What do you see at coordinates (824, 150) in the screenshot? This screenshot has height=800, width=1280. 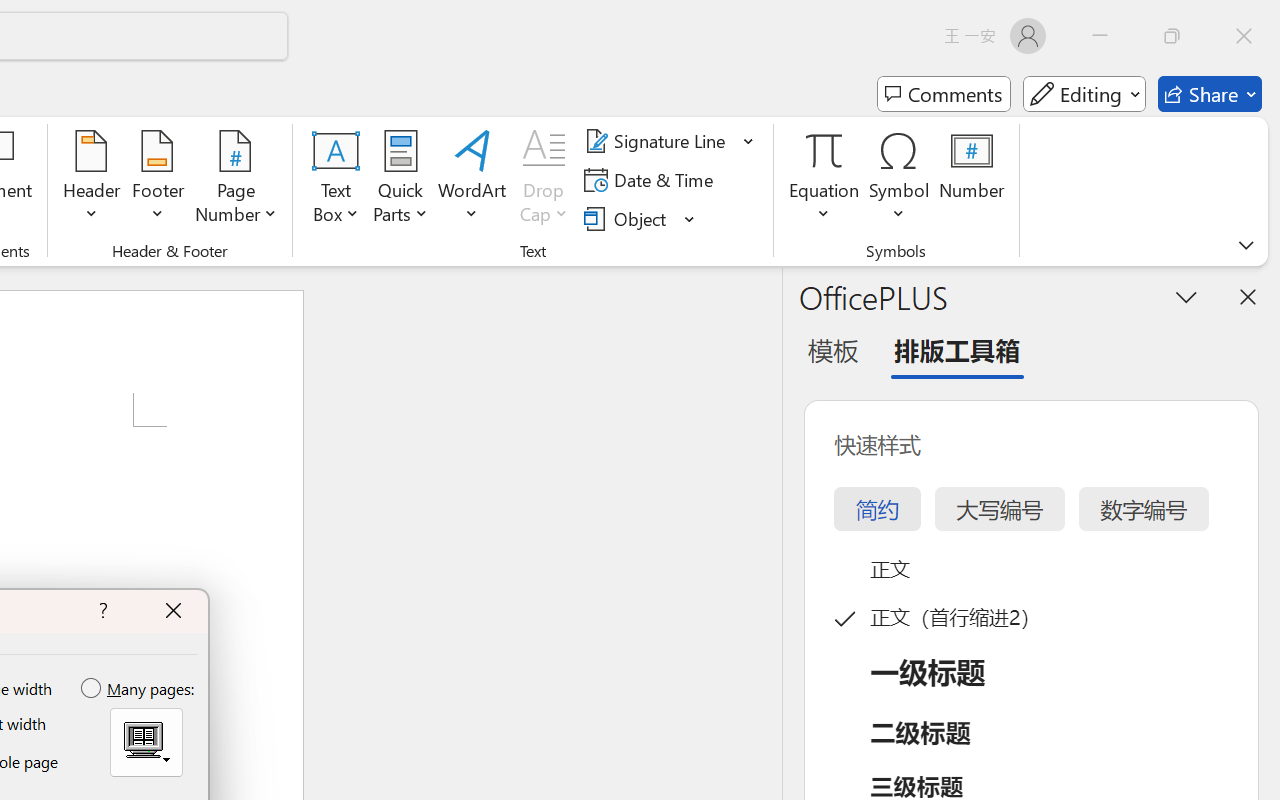 I see `'Equation'` at bounding box center [824, 150].